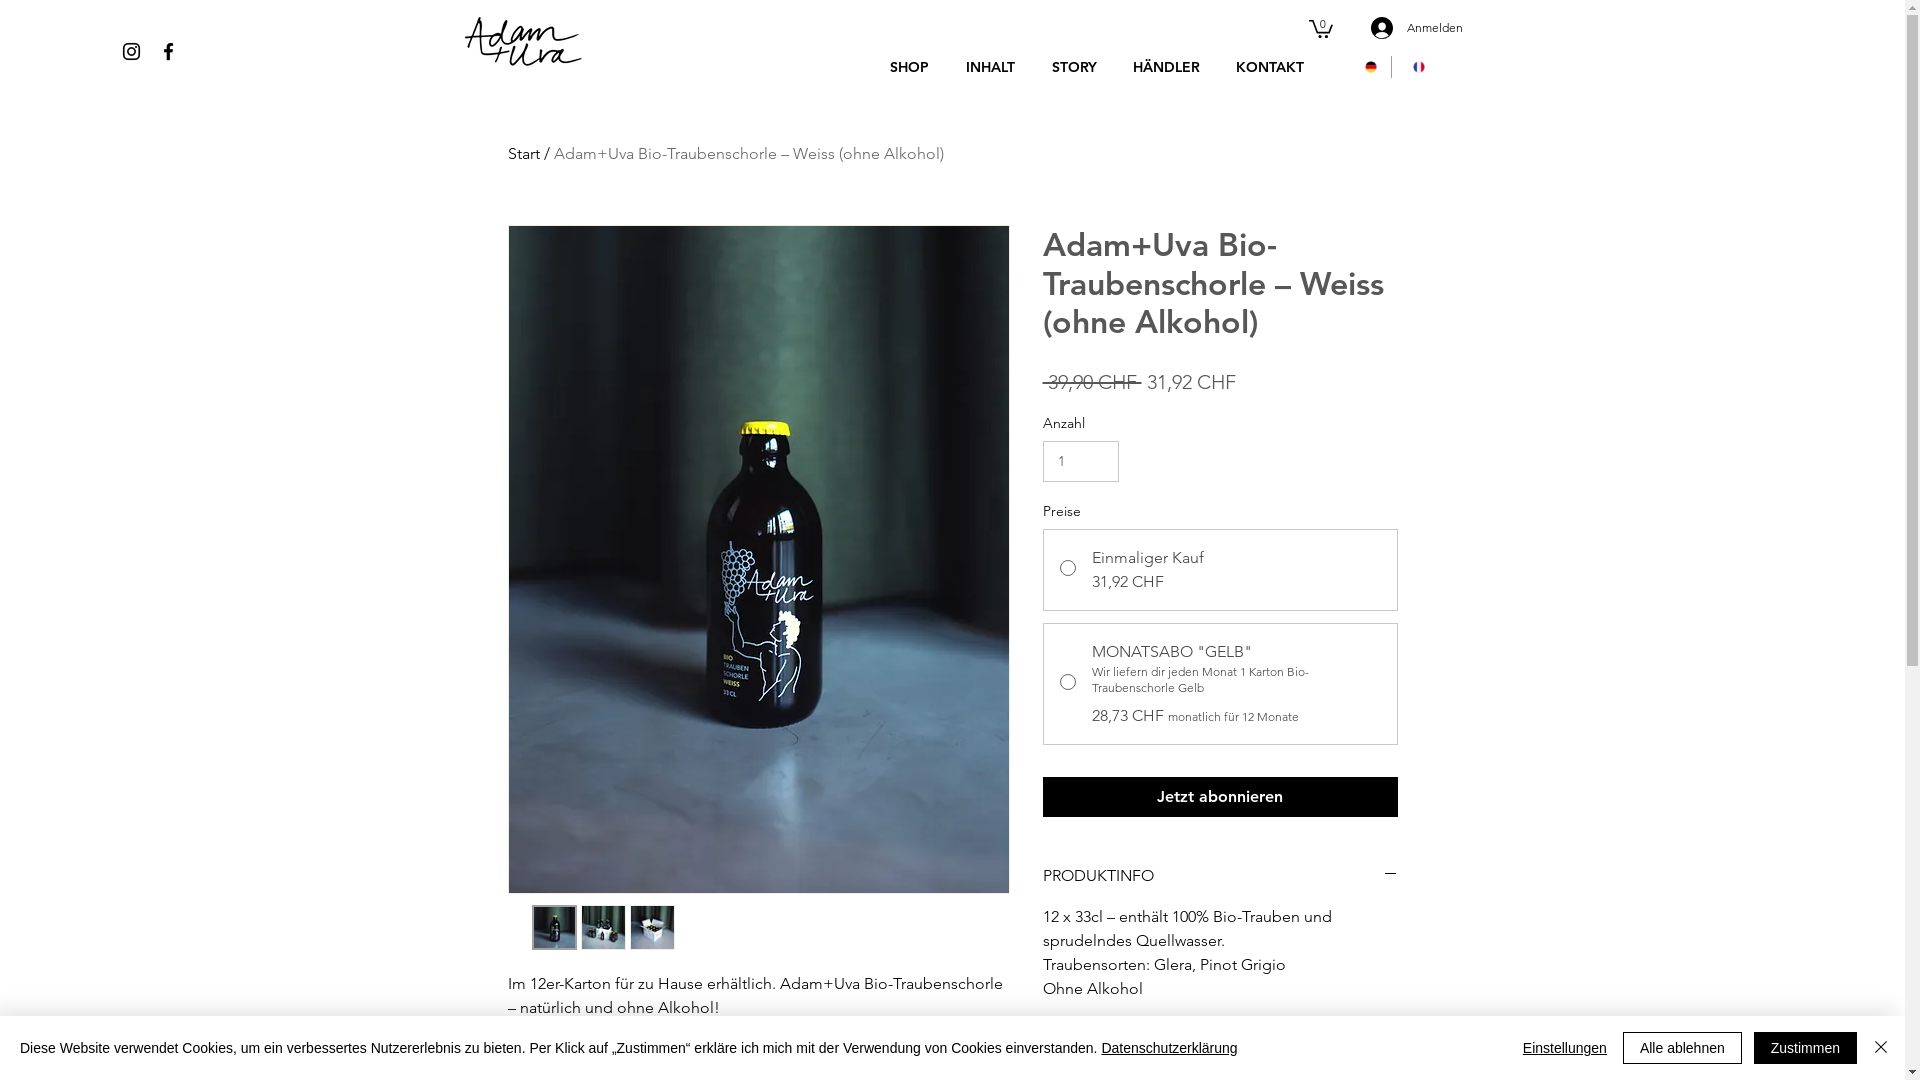  I want to click on 'Anmelden', so click(1395, 27).